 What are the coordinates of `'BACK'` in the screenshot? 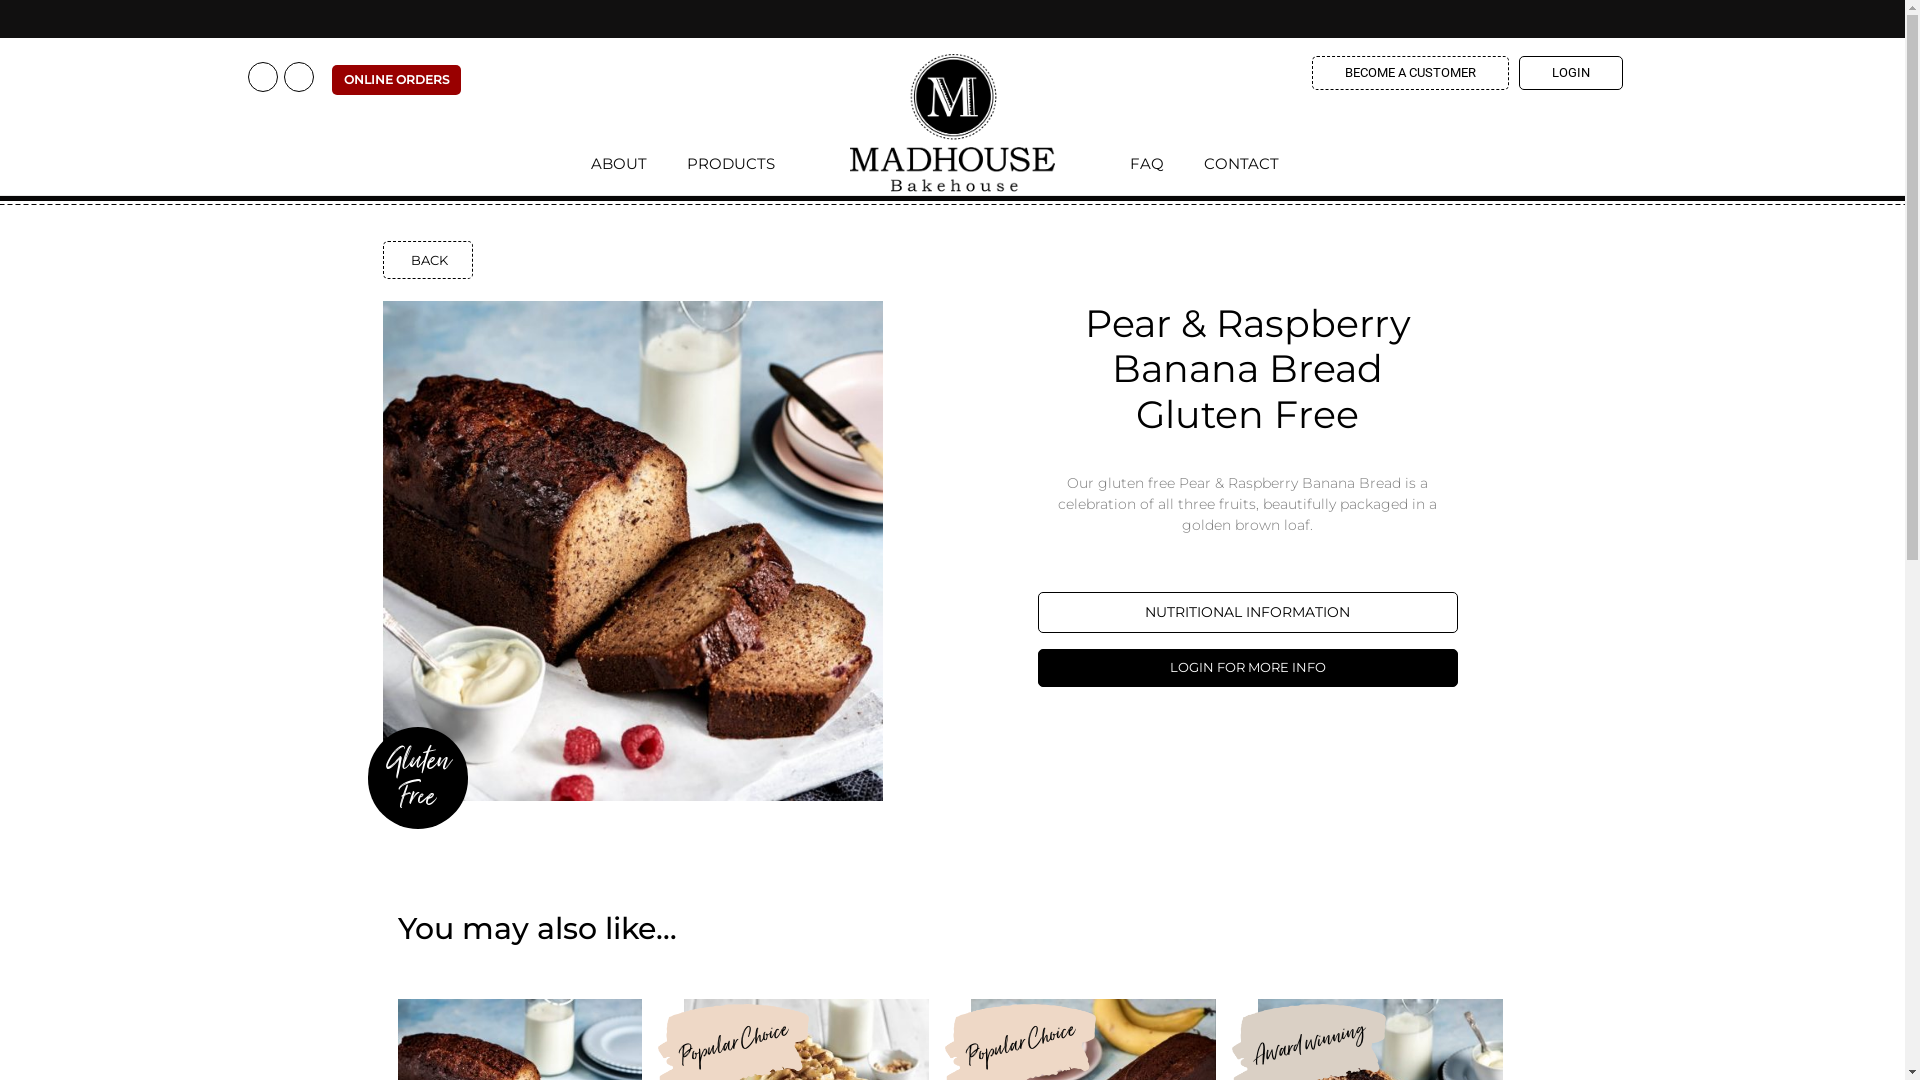 It's located at (426, 258).